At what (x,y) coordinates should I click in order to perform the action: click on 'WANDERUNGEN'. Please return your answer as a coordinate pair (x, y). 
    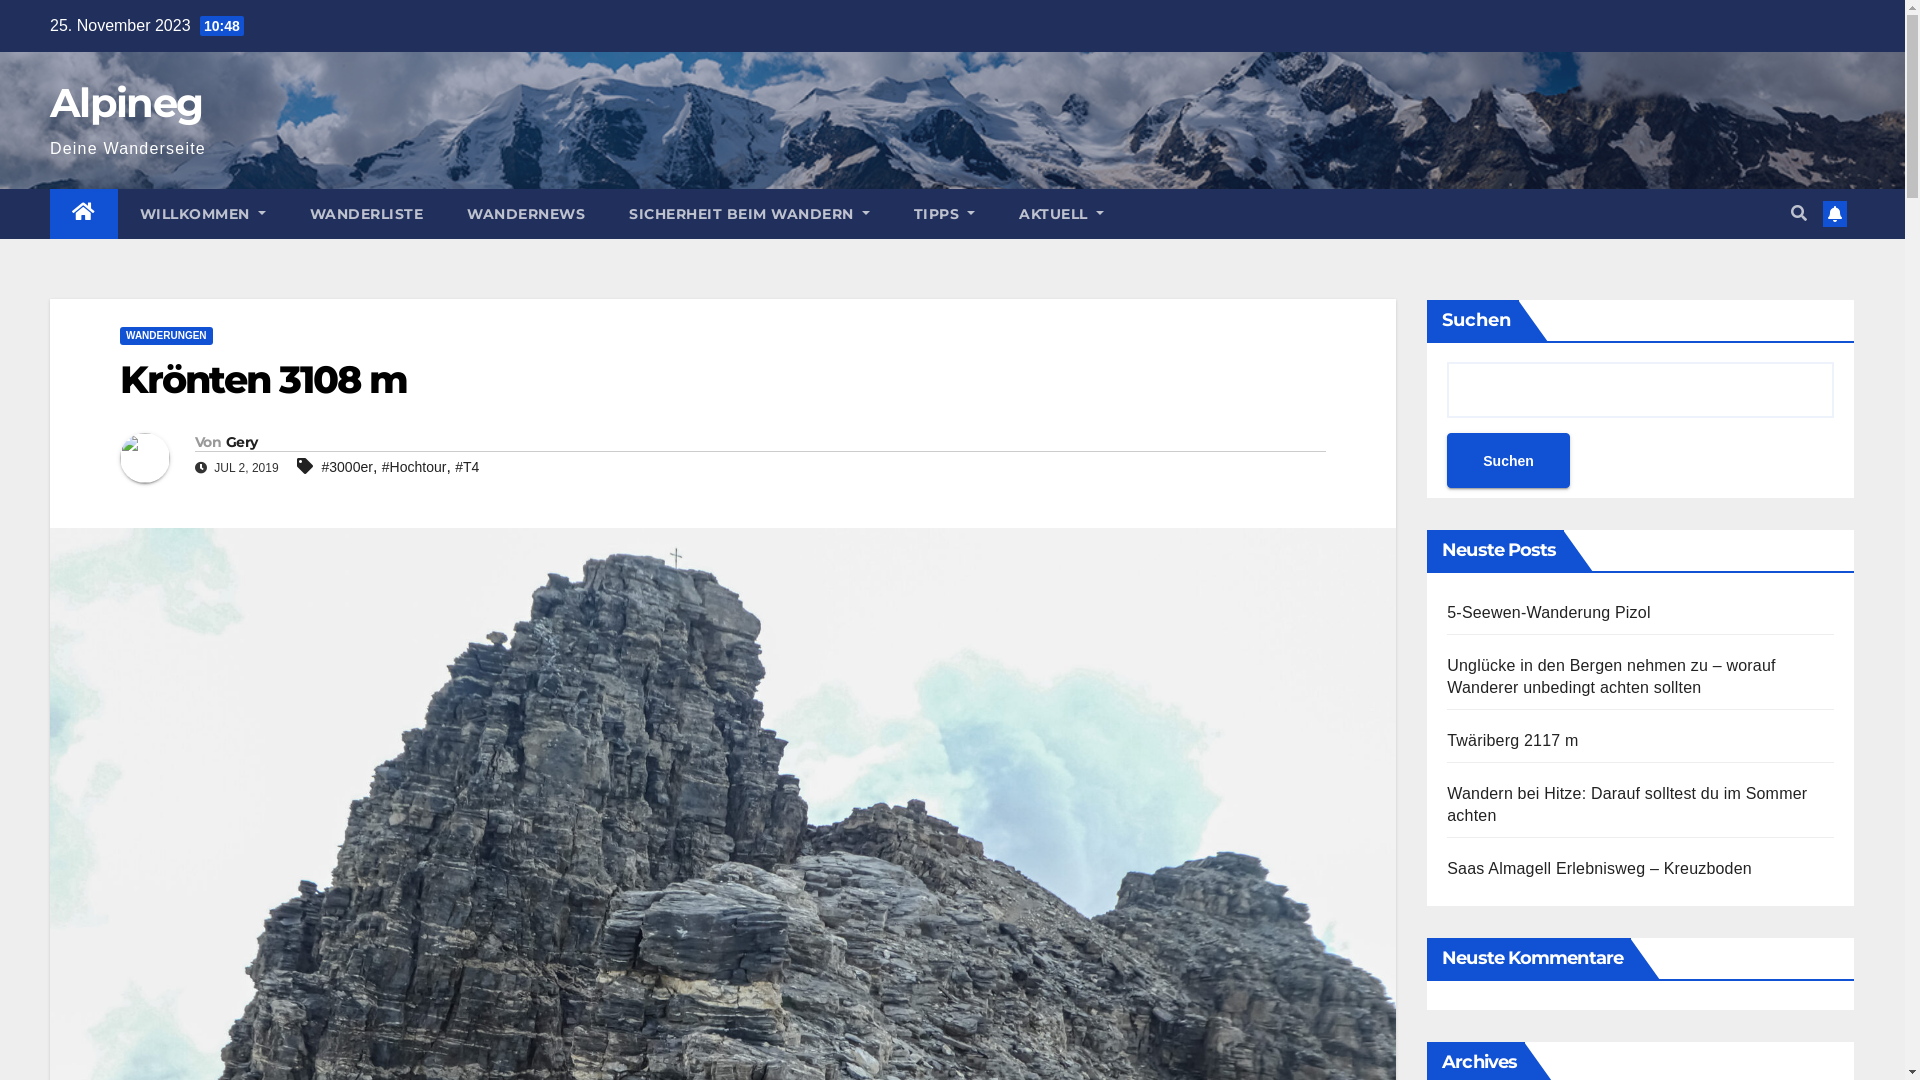
    Looking at the image, I should click on (119, 334).